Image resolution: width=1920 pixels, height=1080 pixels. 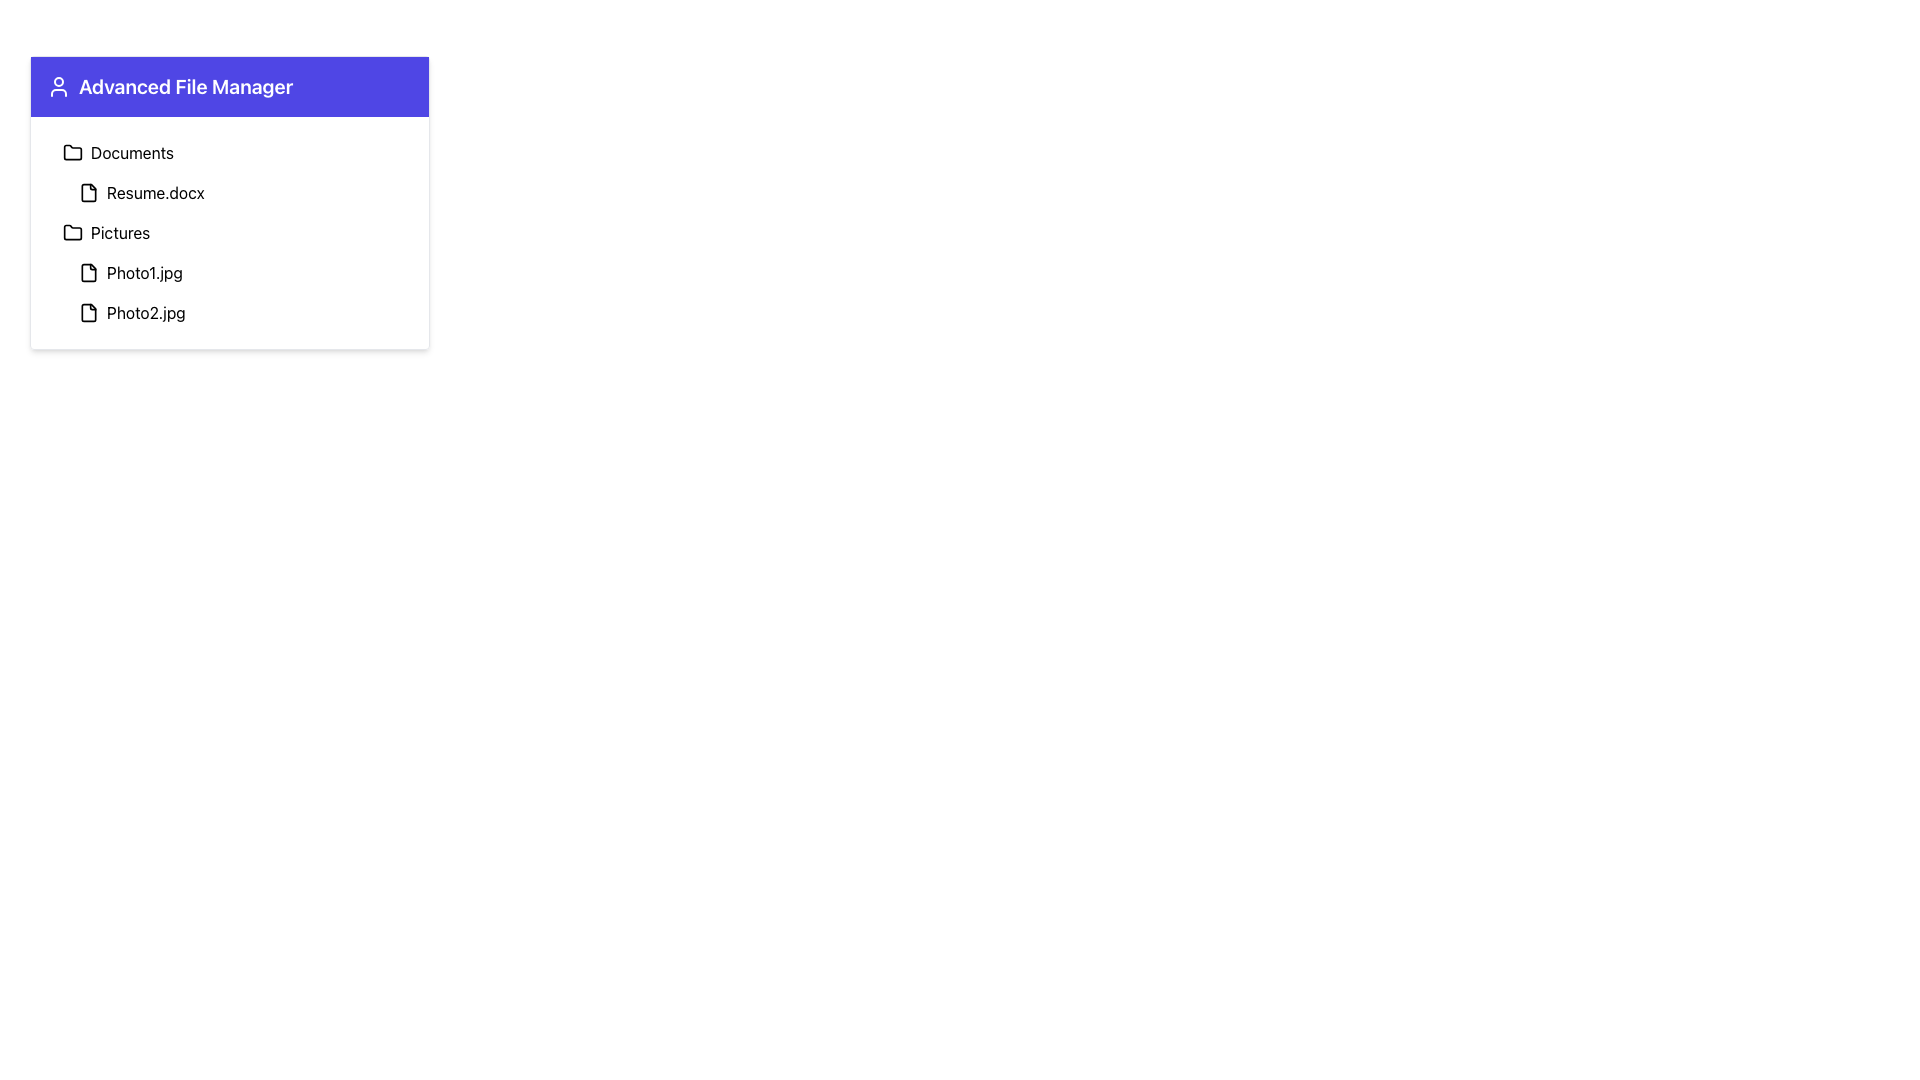 I want to click on the small file icon resembling a document next to the text 'Photo1.jpg' in the file manager interface, so click(x=88, y=273).